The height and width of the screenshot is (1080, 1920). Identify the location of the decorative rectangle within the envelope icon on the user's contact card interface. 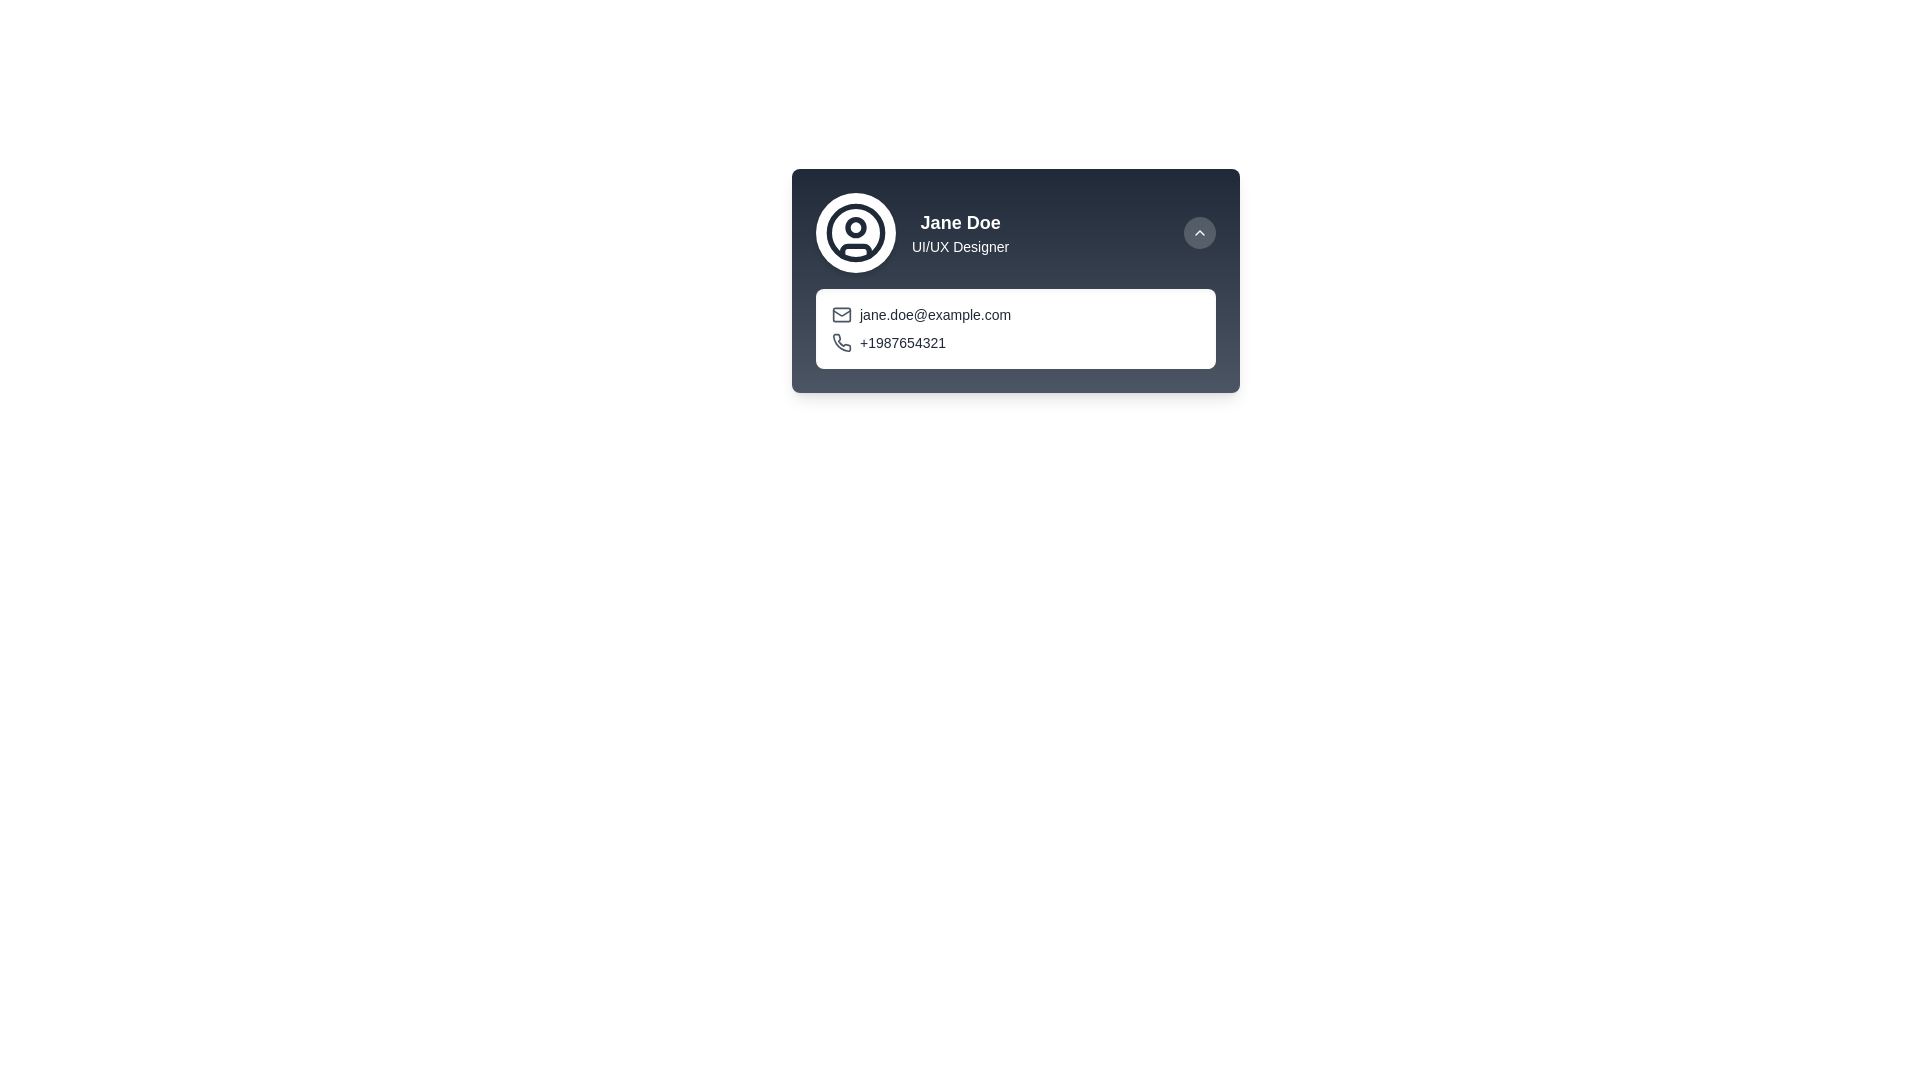
(841, 315).